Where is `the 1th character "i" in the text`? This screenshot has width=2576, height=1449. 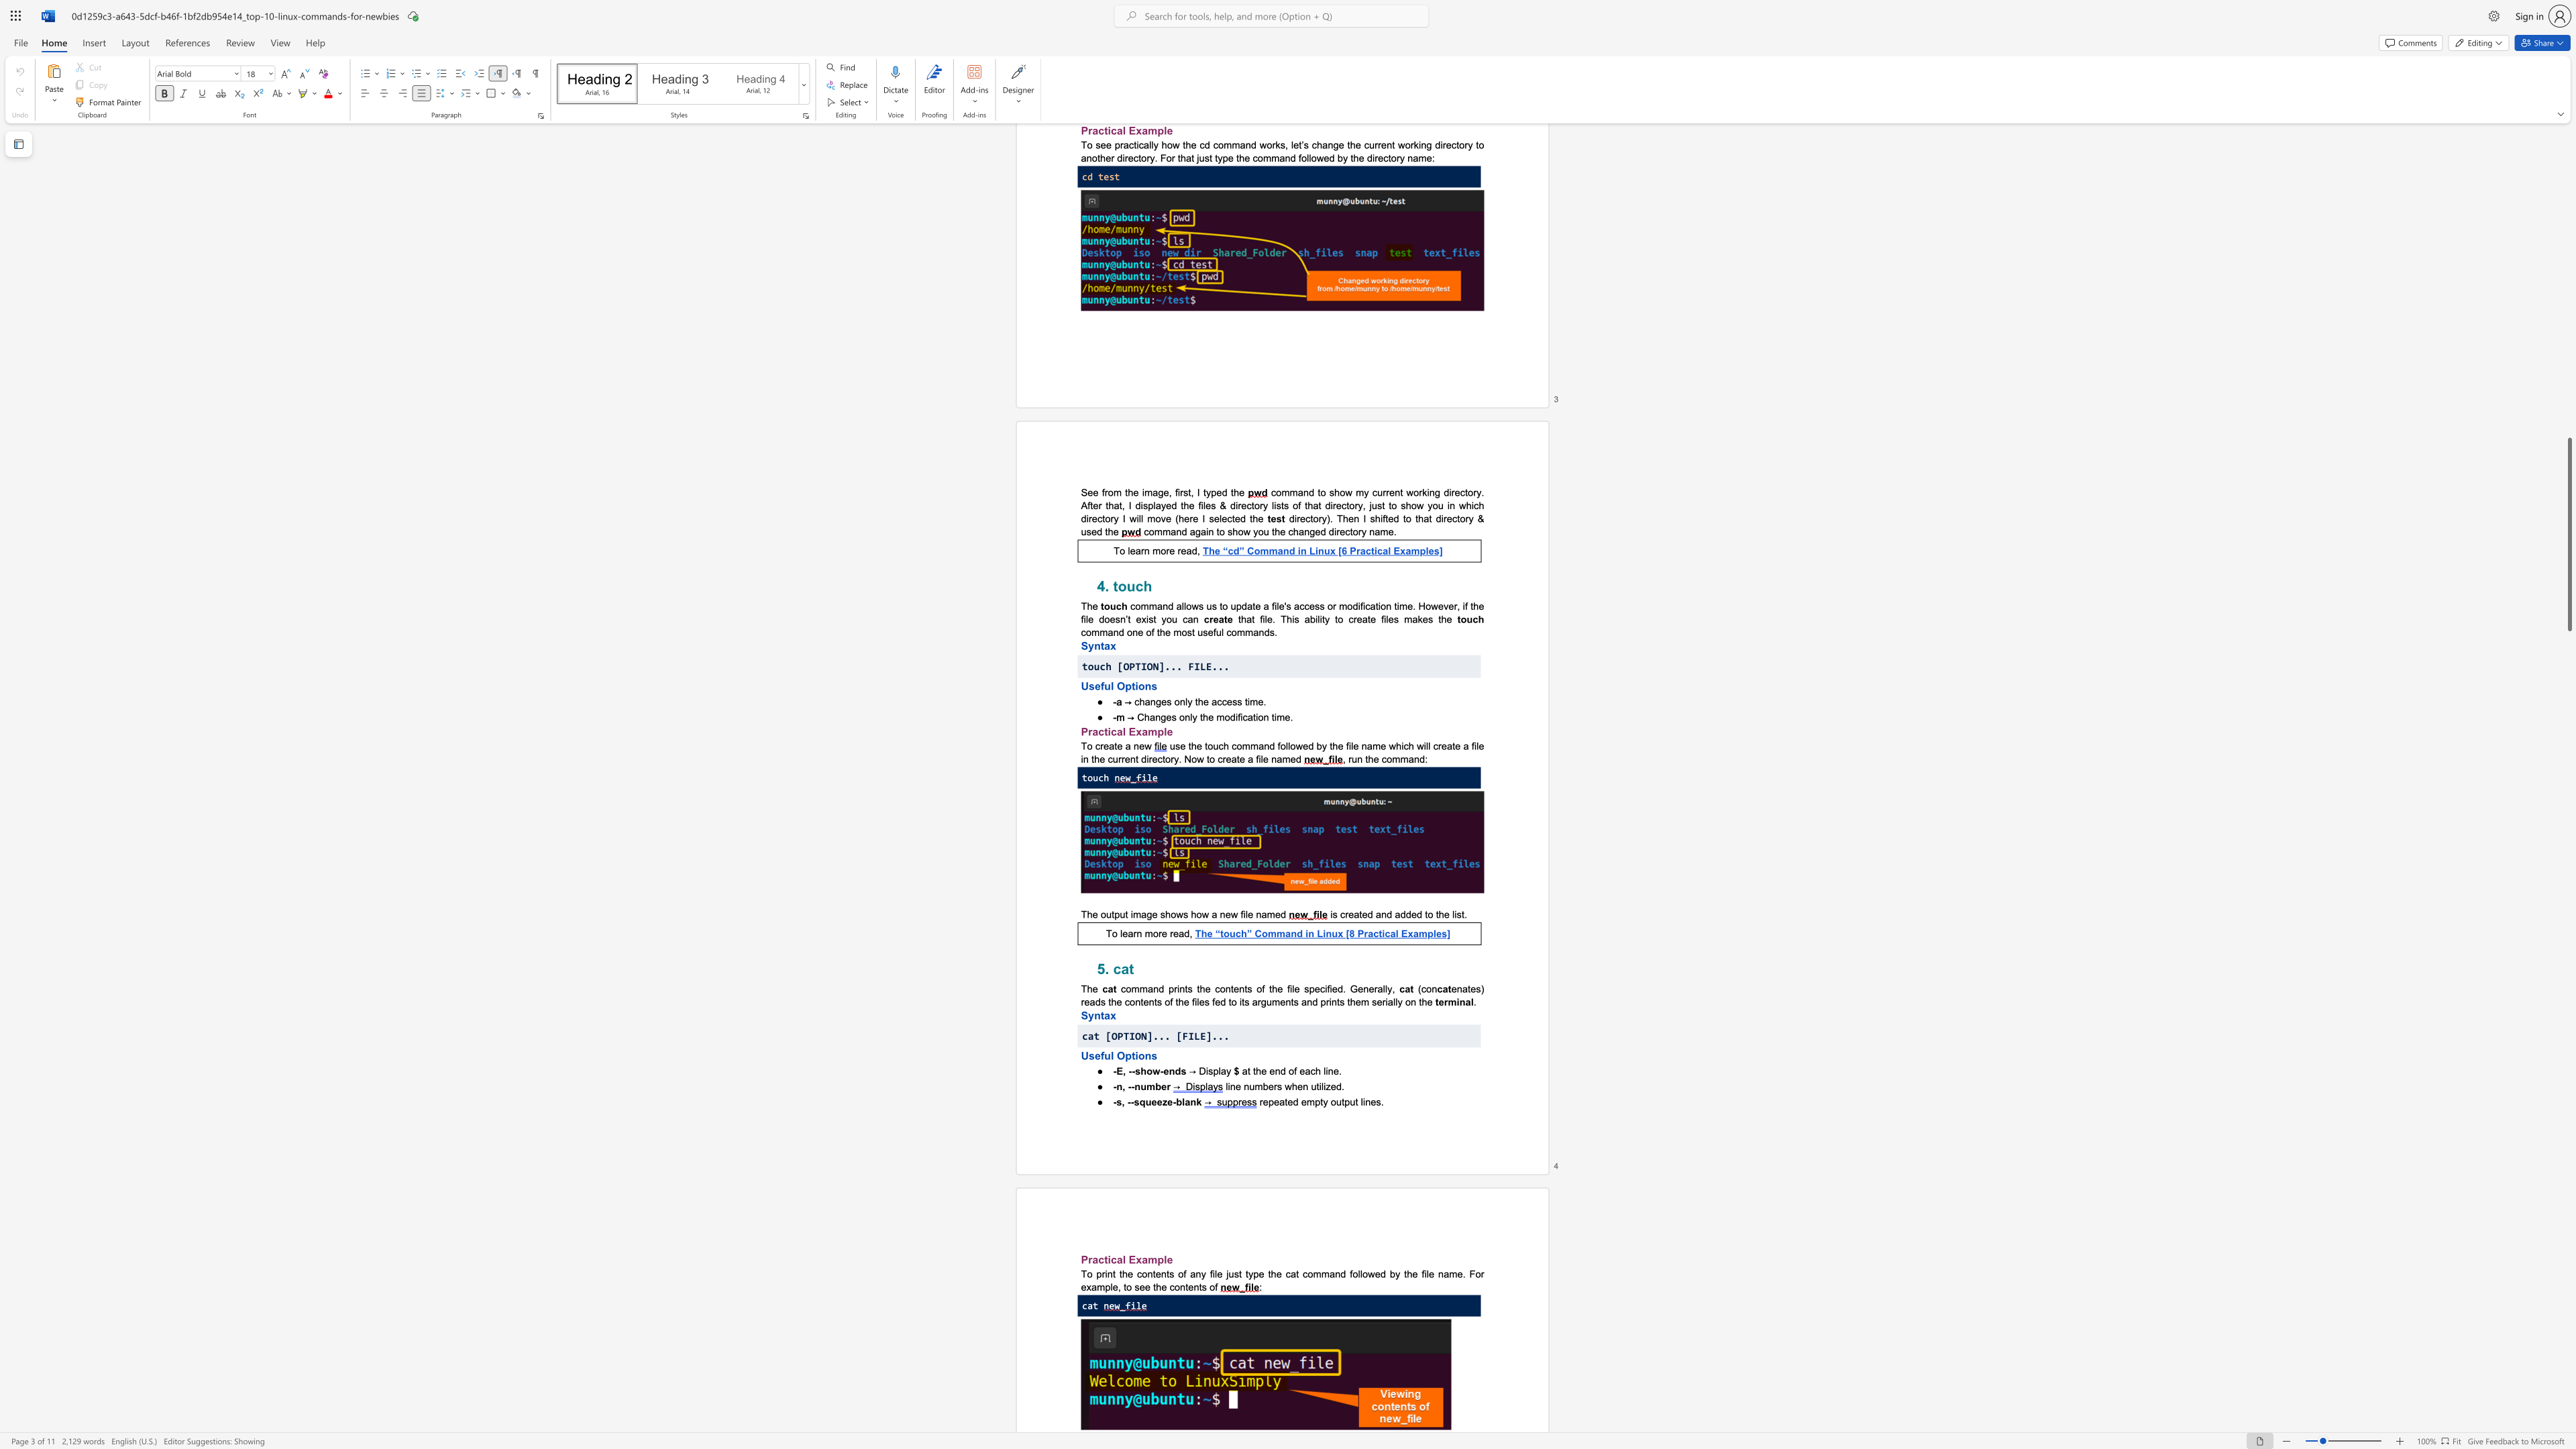
the 1th character "i" in the text is located at coordinates (1326, 1071).